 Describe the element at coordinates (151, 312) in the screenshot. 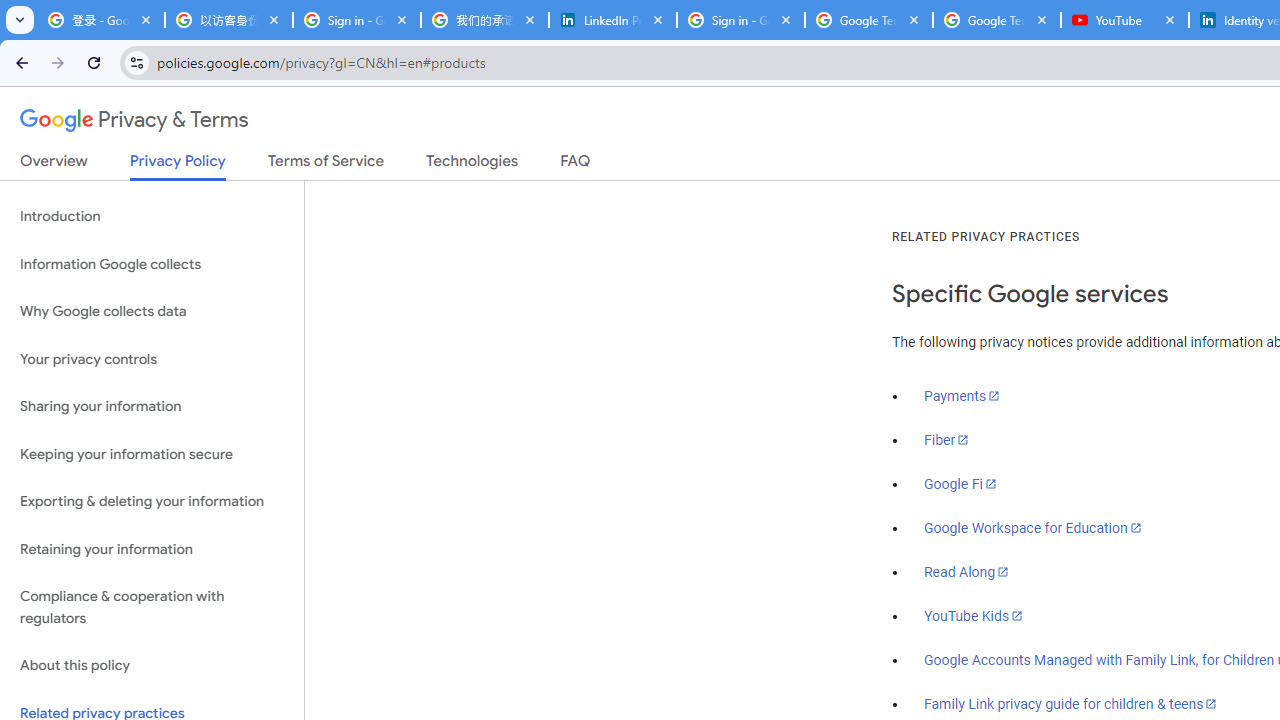

I see `'Why Google collects data'` at that location.